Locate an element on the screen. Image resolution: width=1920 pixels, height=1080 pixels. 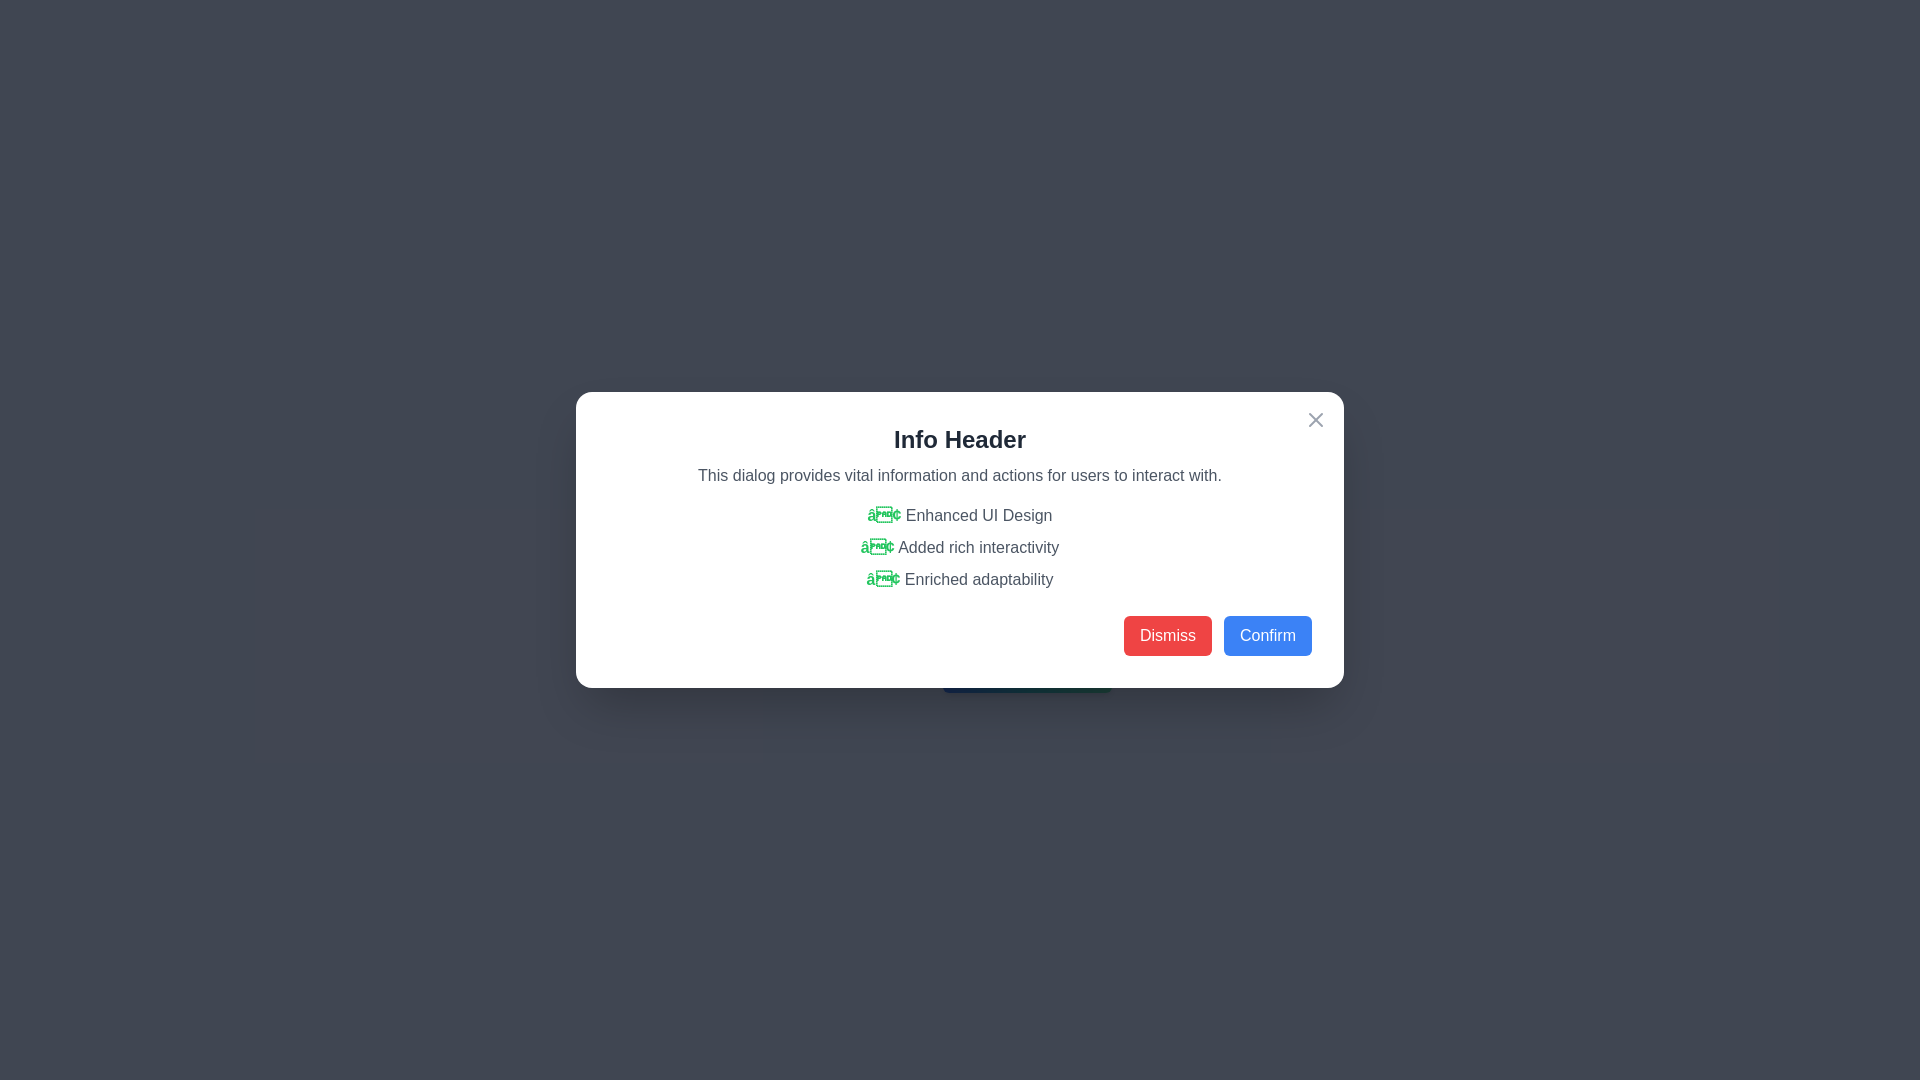
the dismiss button located in the bottom-right side of the modal dialog, which is slightly to the left of the 'Confirm' button, to observe style changes is located at coordinates (1167, 636).